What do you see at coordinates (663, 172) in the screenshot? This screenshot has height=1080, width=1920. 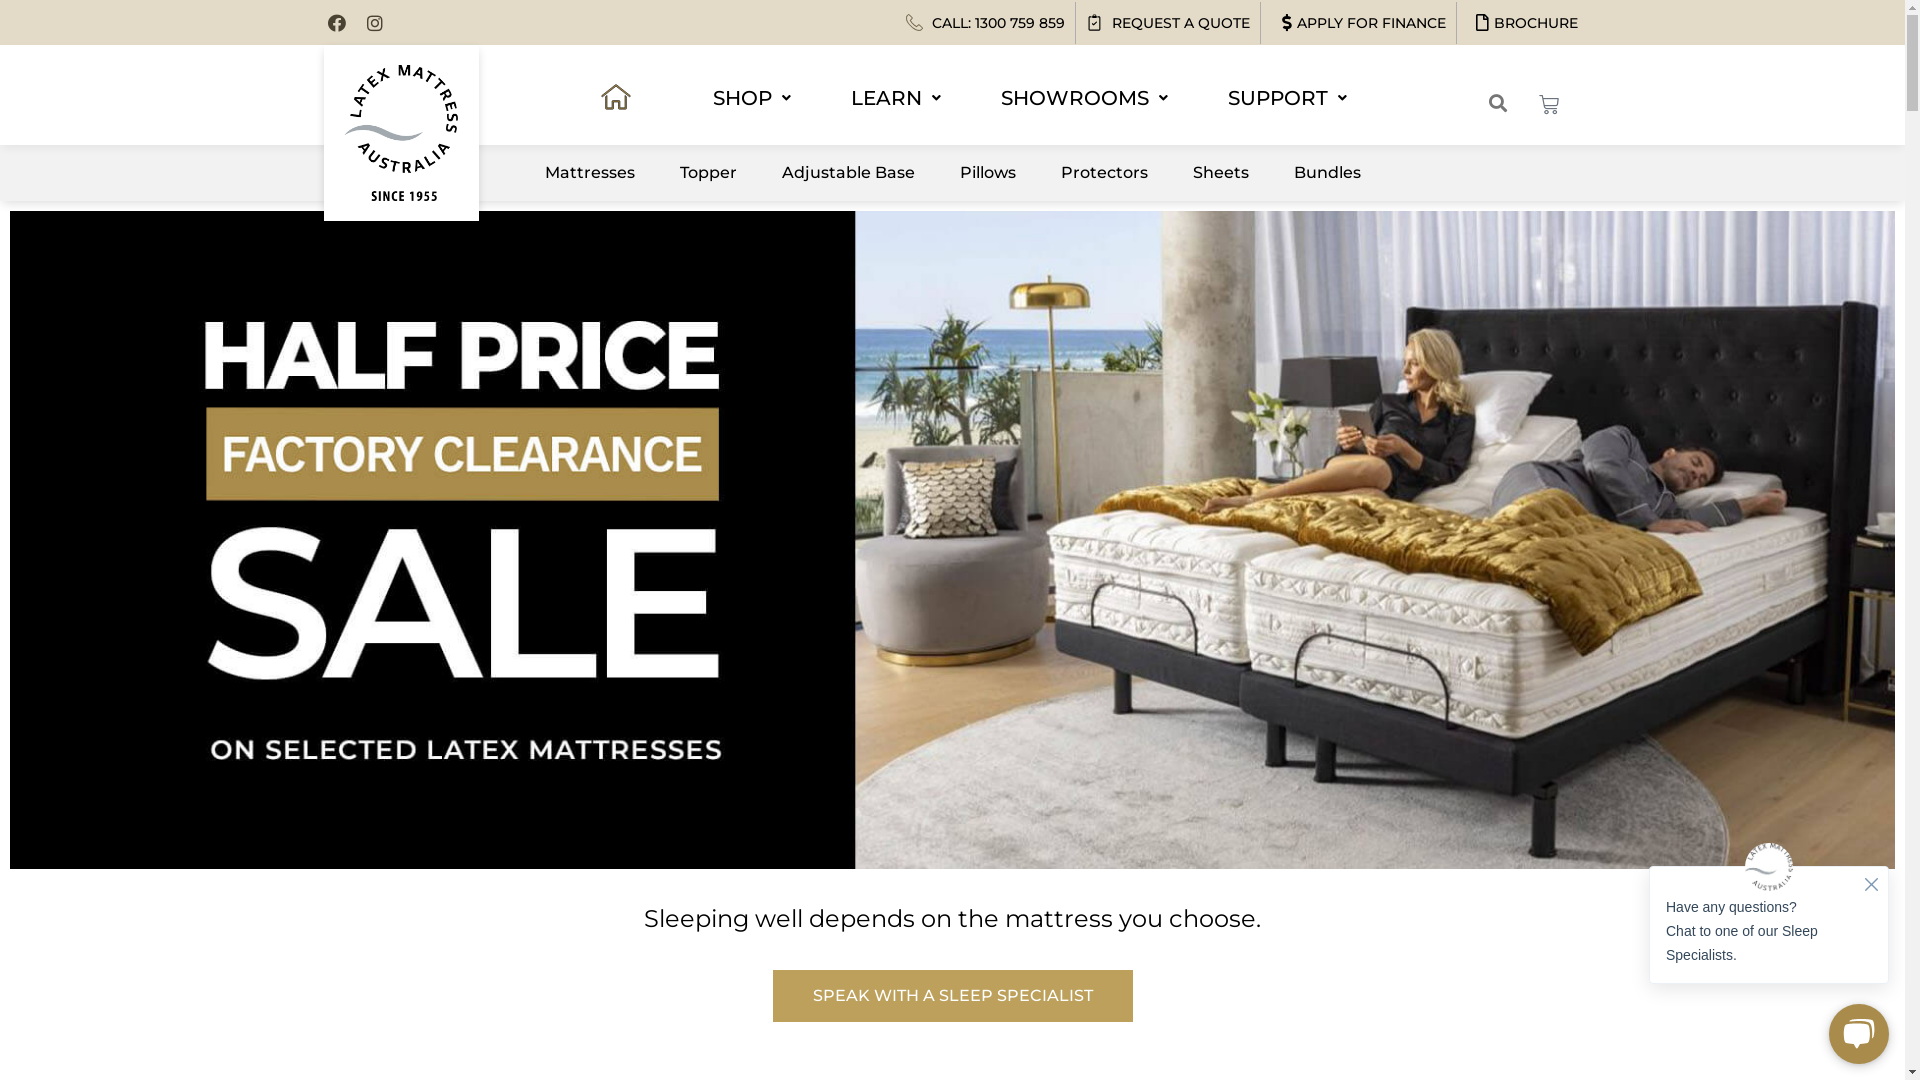 I see `'Topper'` at bounding box center [663, 172].